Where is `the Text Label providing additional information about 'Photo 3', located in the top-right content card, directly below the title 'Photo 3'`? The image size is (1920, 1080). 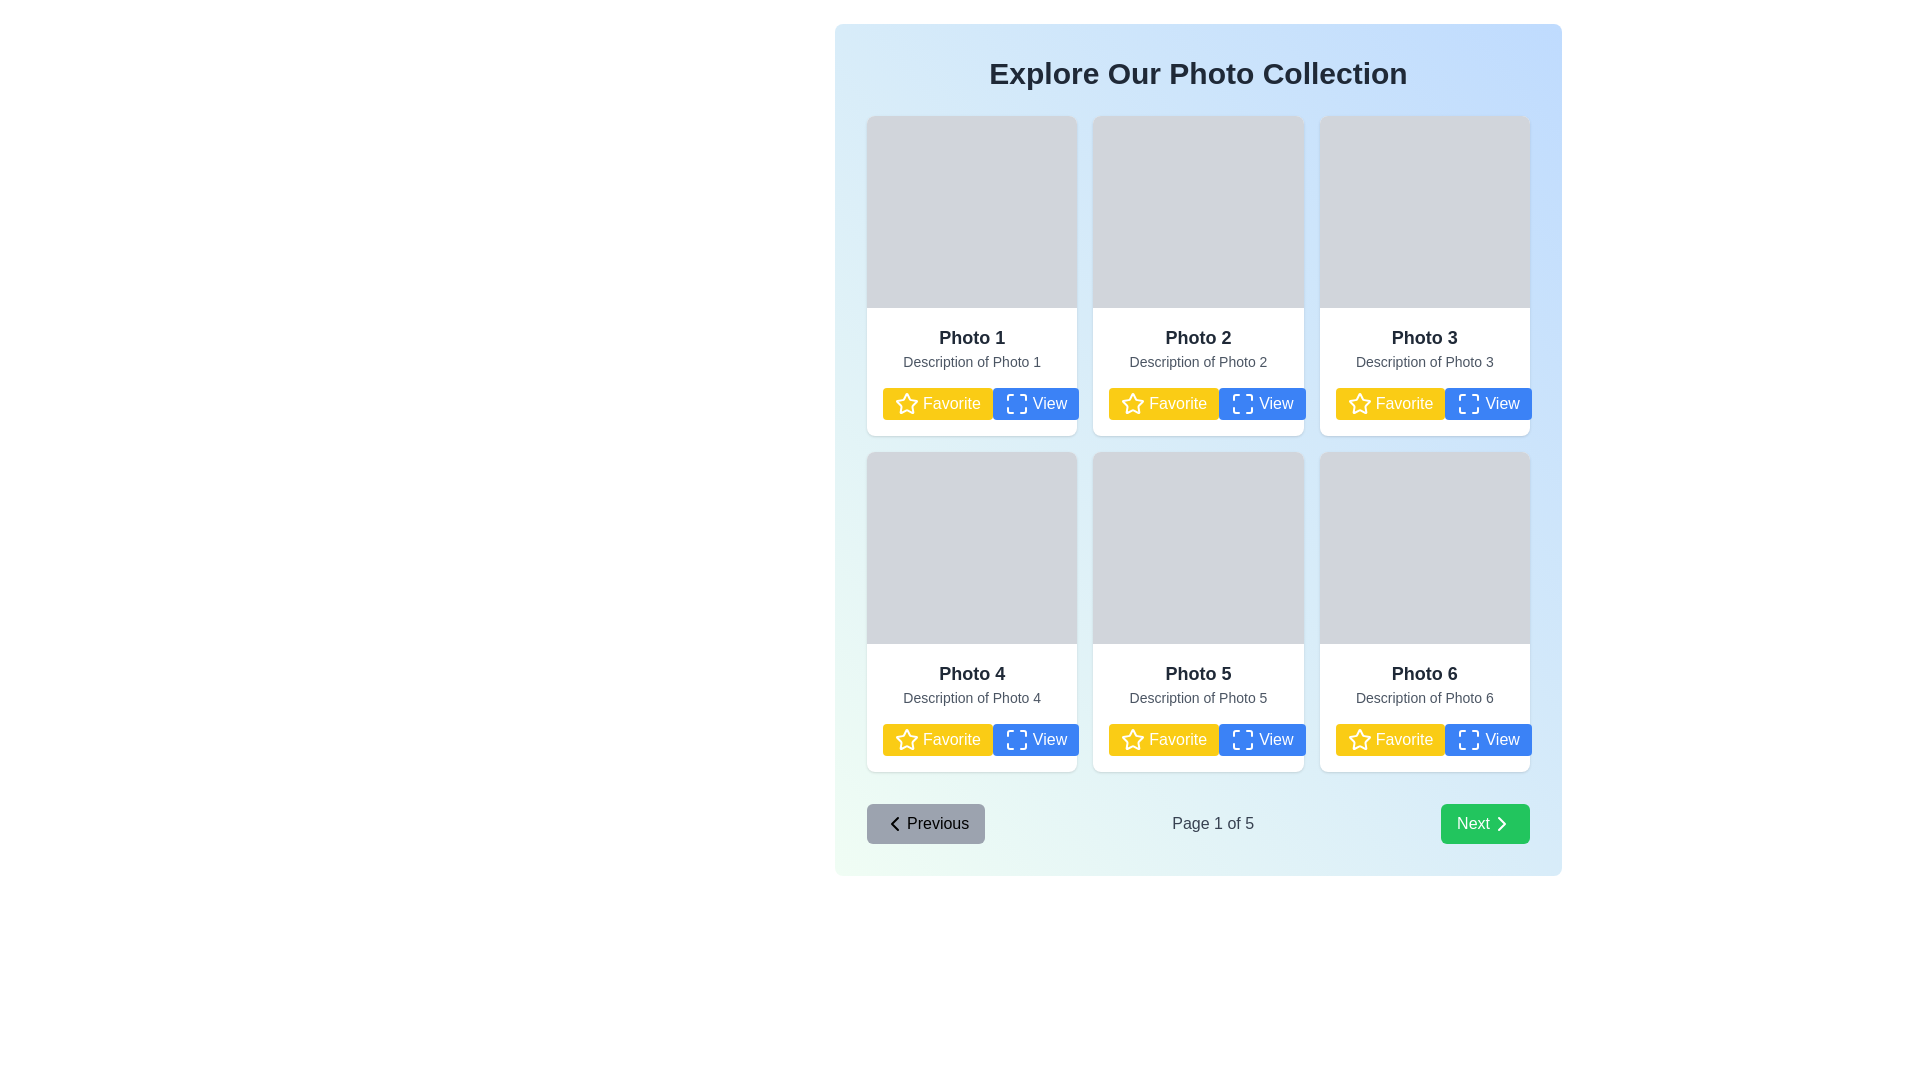
the Text Label providing additional information about 'Photo 3', located in the top-right content card, directly below the title 'Photo 3' is located at coordinates (1423, 362).